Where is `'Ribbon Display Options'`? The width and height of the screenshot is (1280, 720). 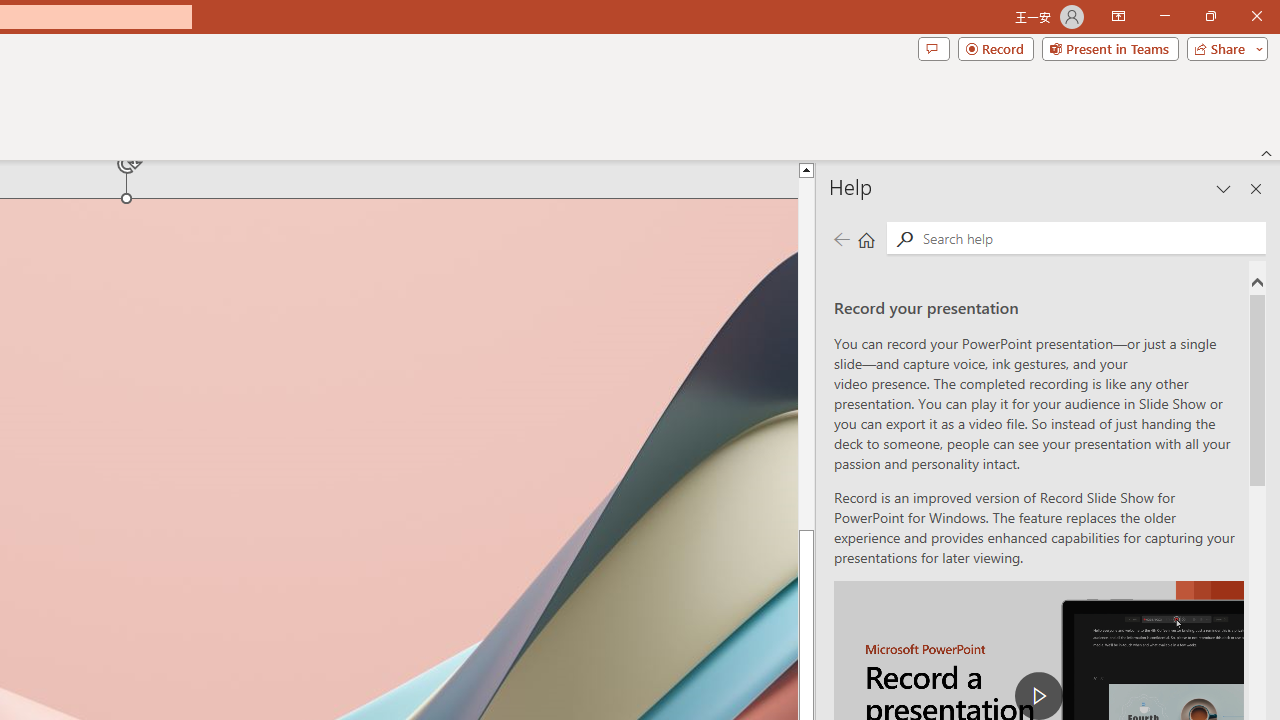 'Ribbon Display Options' is located at coordinates (1117, 16).